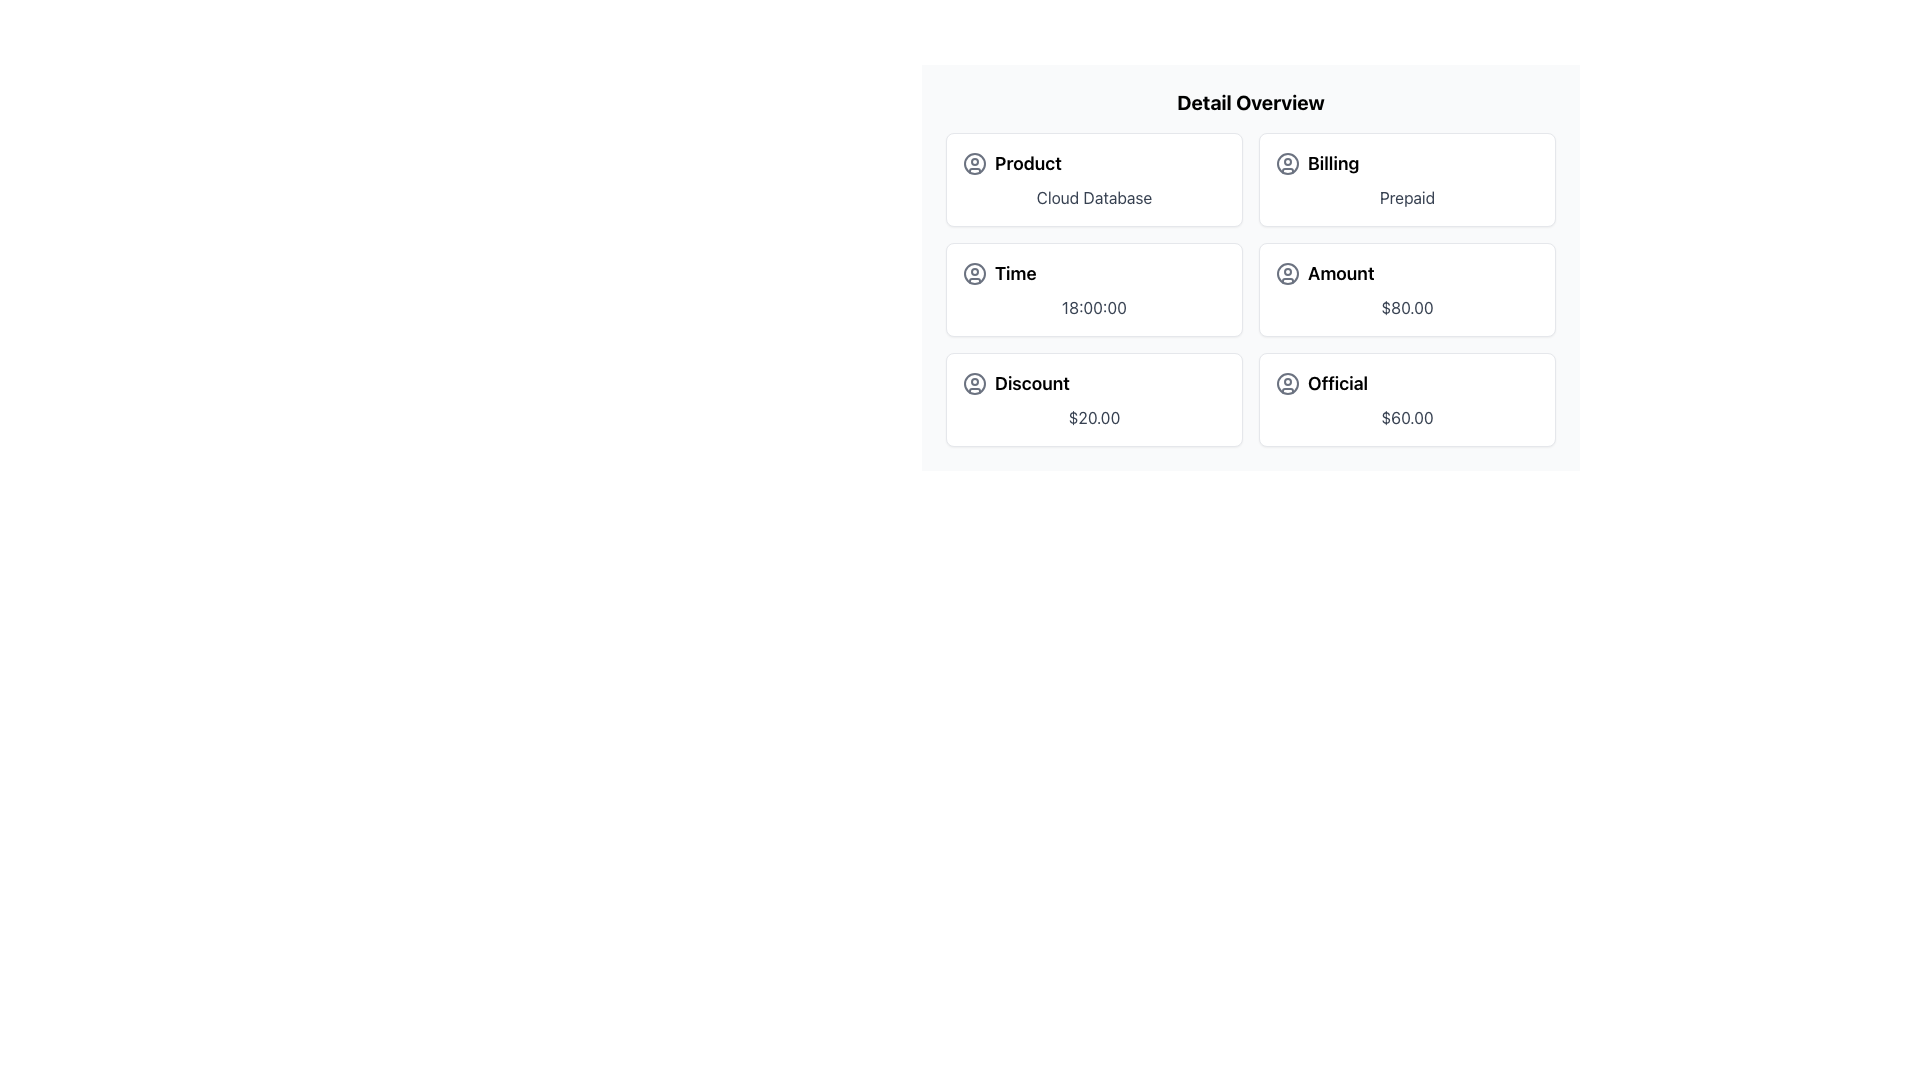 This screenshot has width=1920, height=1080. I want to click on text label 'Official' located to the right of the user icon in the bottom-right card of a 2x3 grid, so click(1338, 384).